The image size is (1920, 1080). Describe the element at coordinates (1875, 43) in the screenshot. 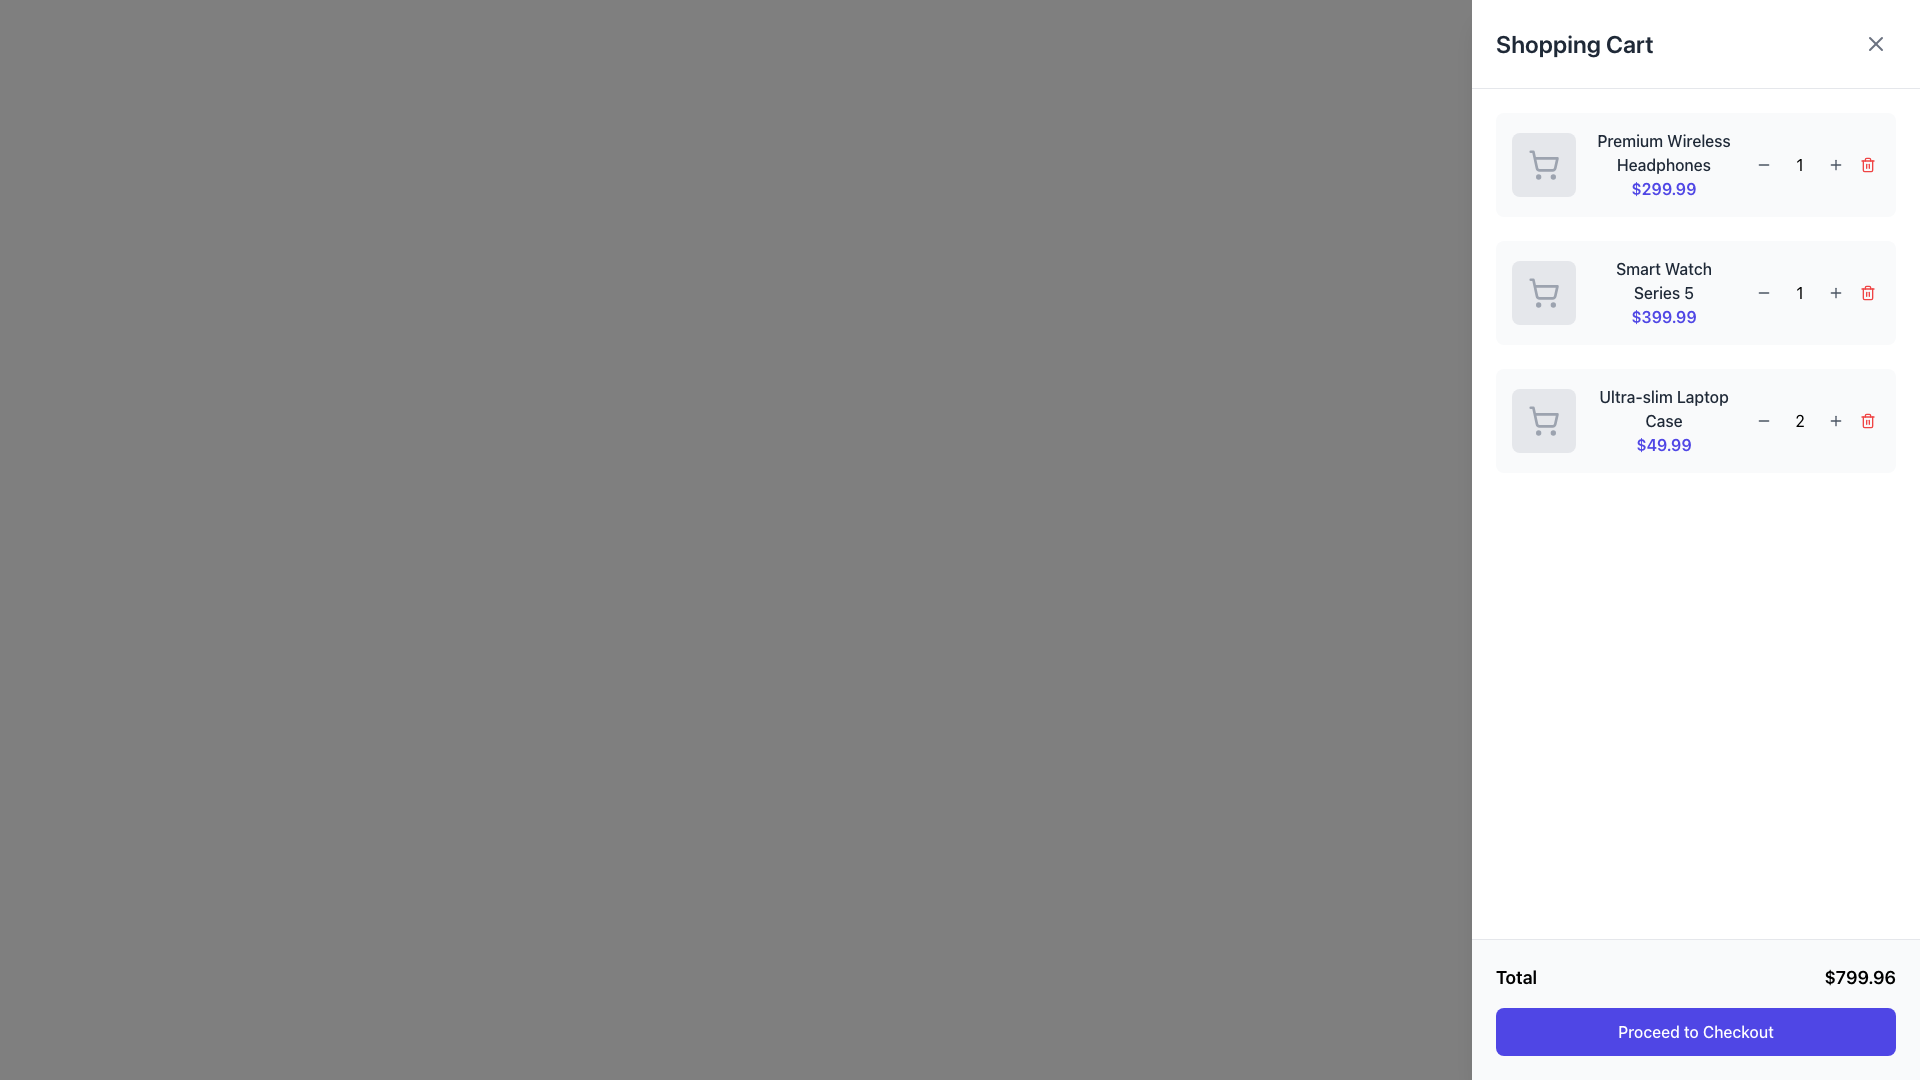

I see `the 'X' icon on the close button located at the top-right corner of the Shopping Cart panel` at that location.